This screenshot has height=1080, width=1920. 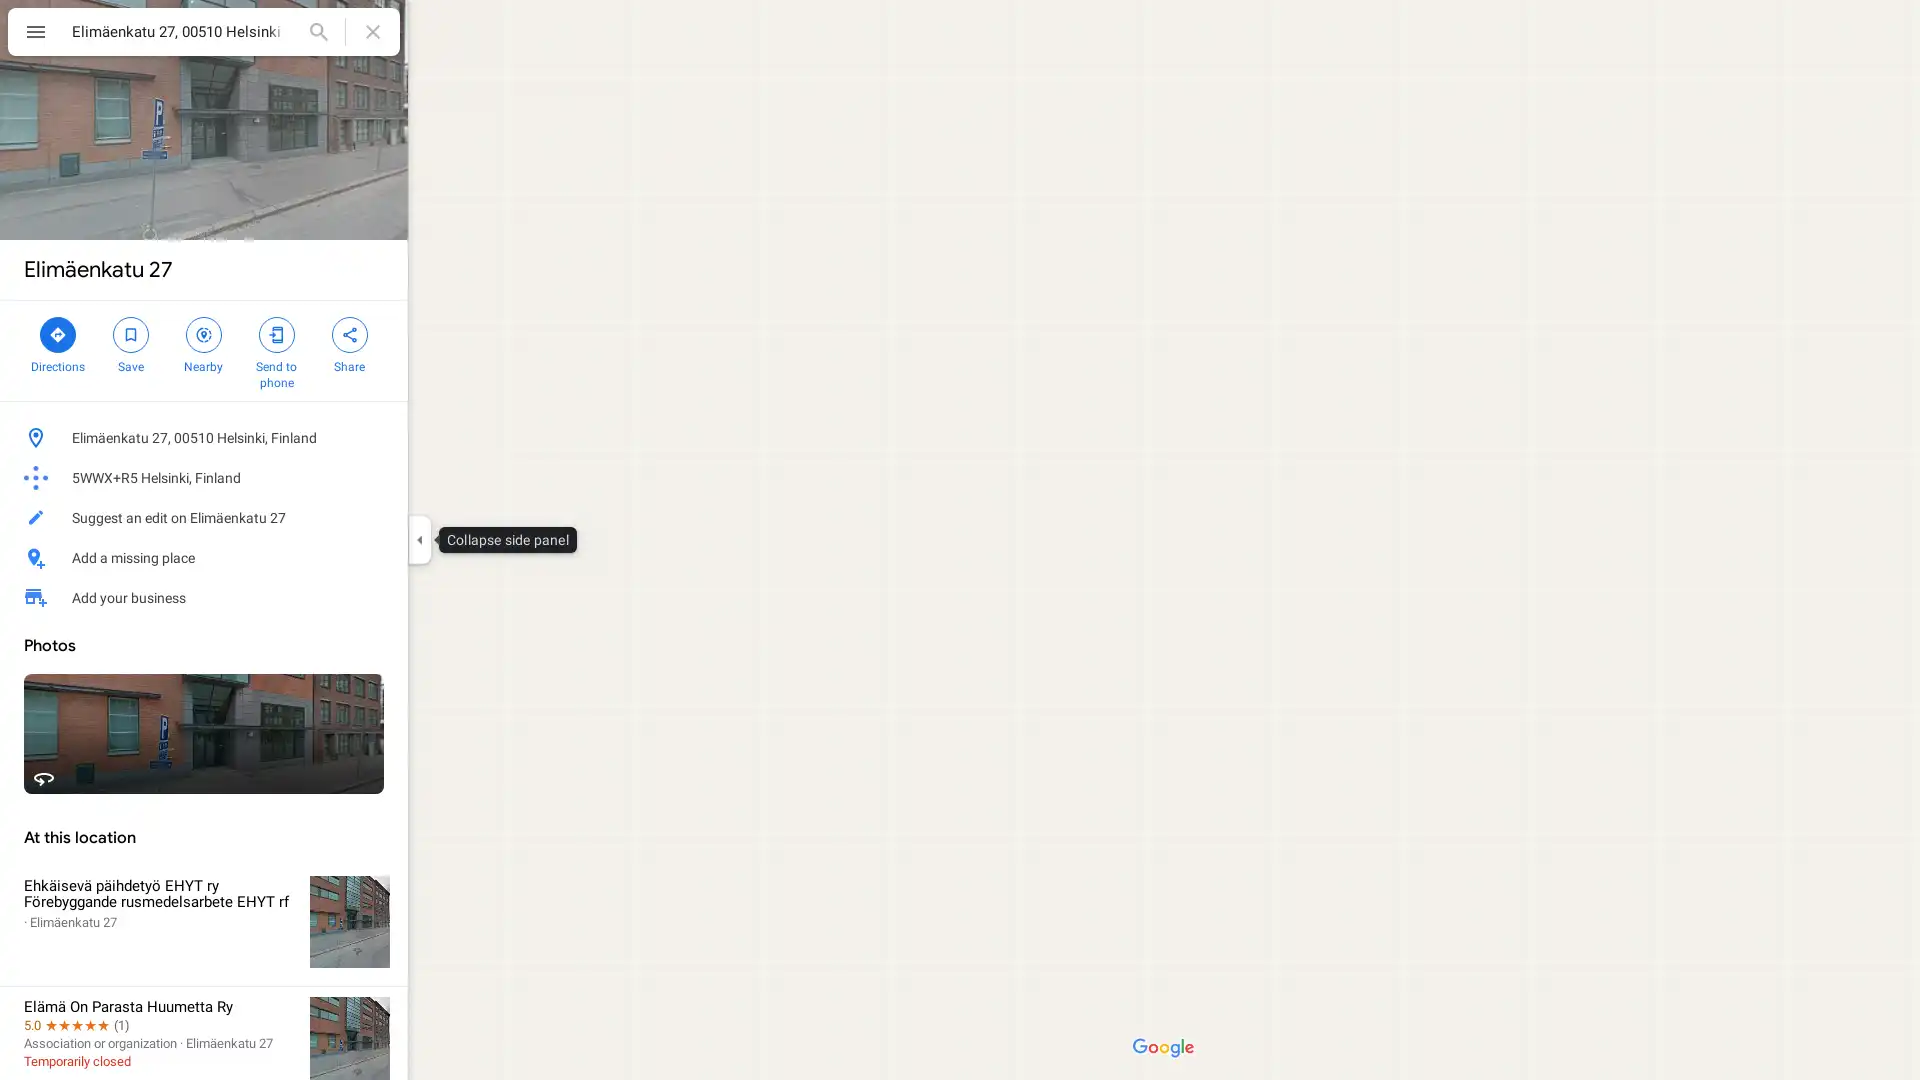 What do you see at coordinates (370, 437) in the screenshot?
I see `Copy address` at bounding box center [370, 437].